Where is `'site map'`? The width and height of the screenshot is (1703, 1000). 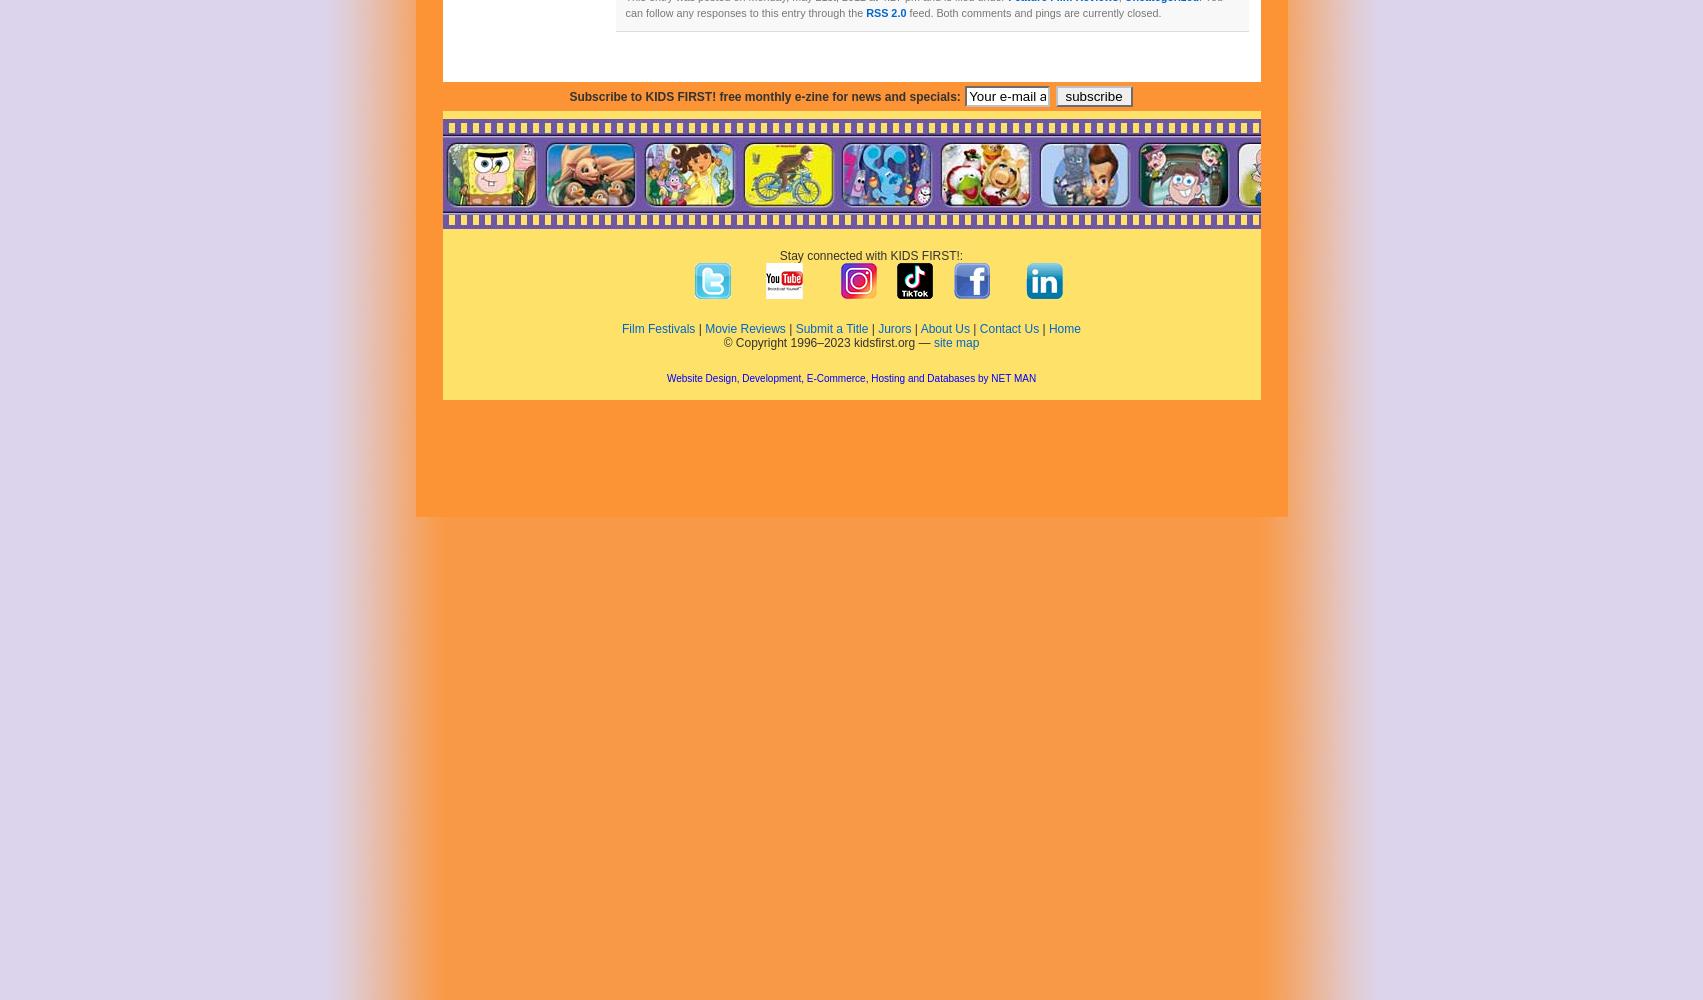
'site map' is located at coordinates (932, 342).